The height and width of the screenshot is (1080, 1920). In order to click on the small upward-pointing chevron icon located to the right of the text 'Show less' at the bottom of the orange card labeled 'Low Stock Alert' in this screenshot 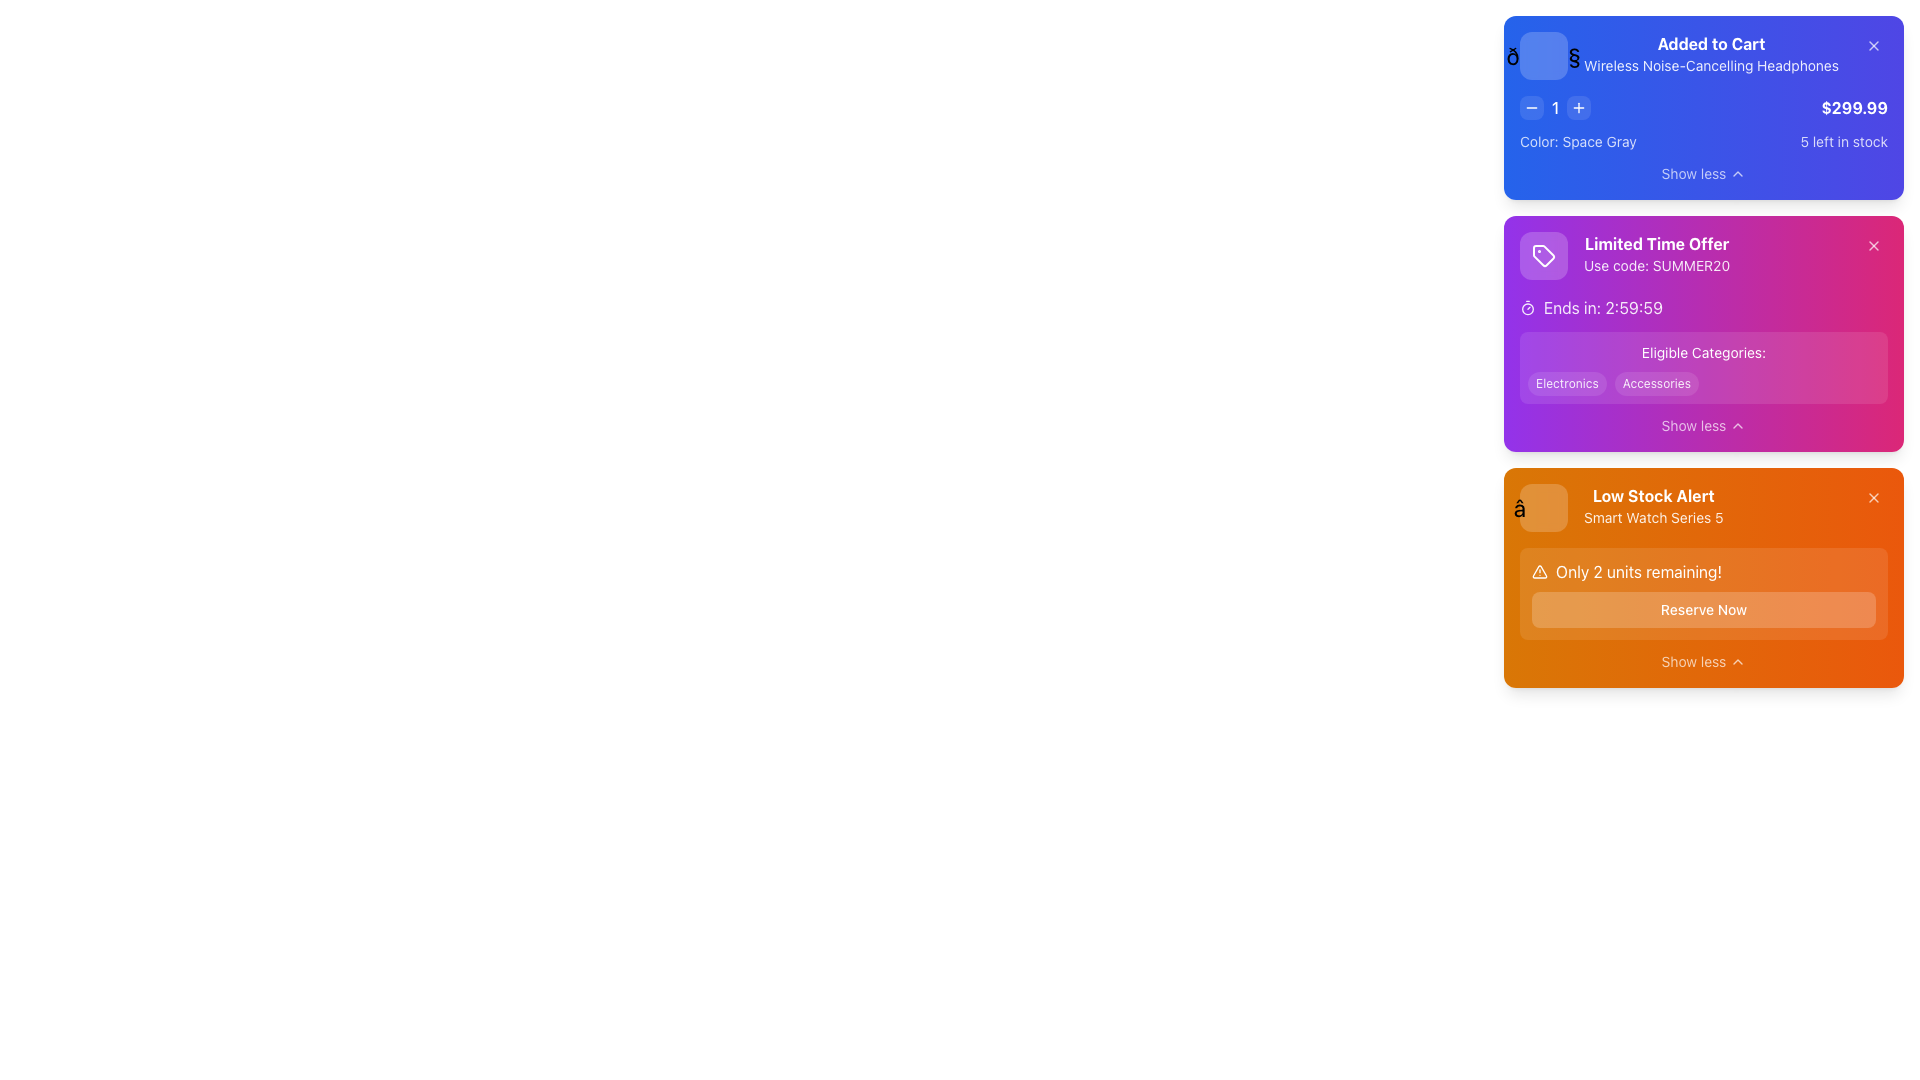, I will do `click(1736, 662)`.